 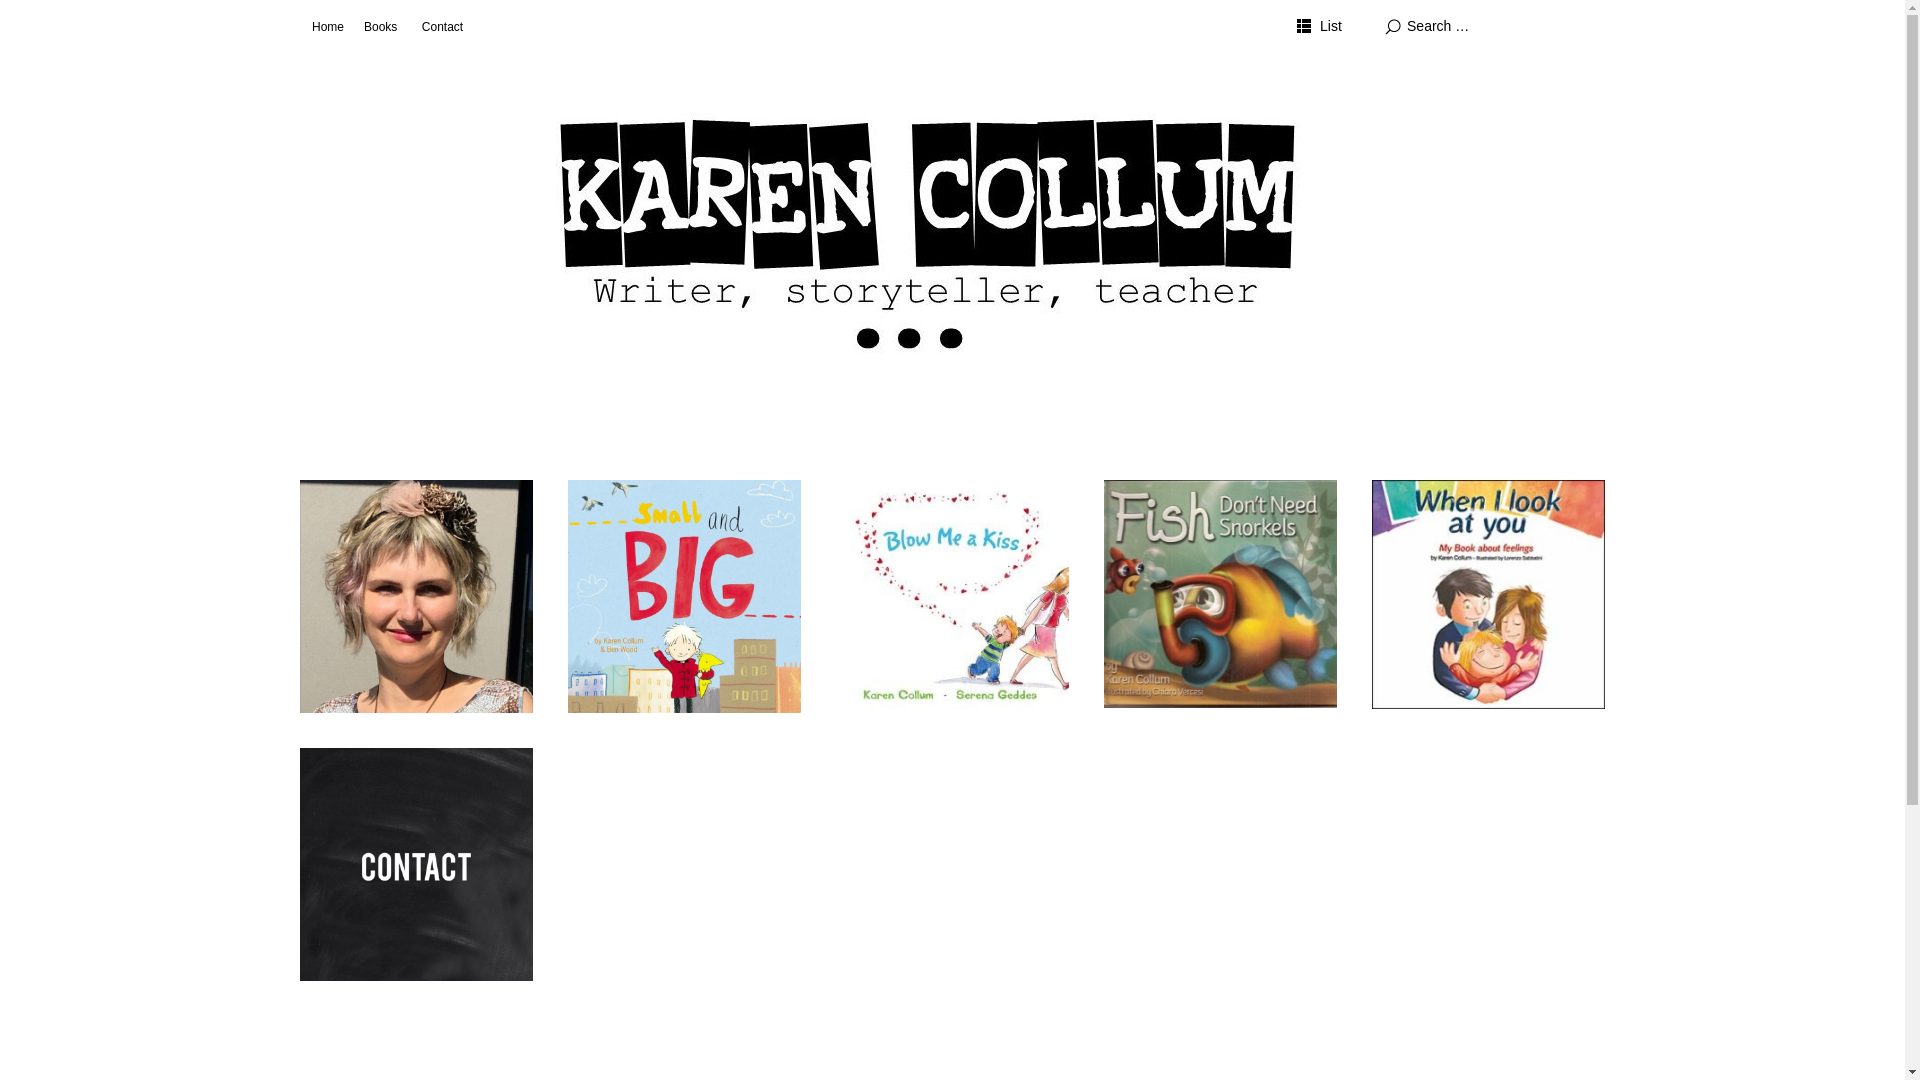 I want to click on 'Books', so click(x=380, y=27).